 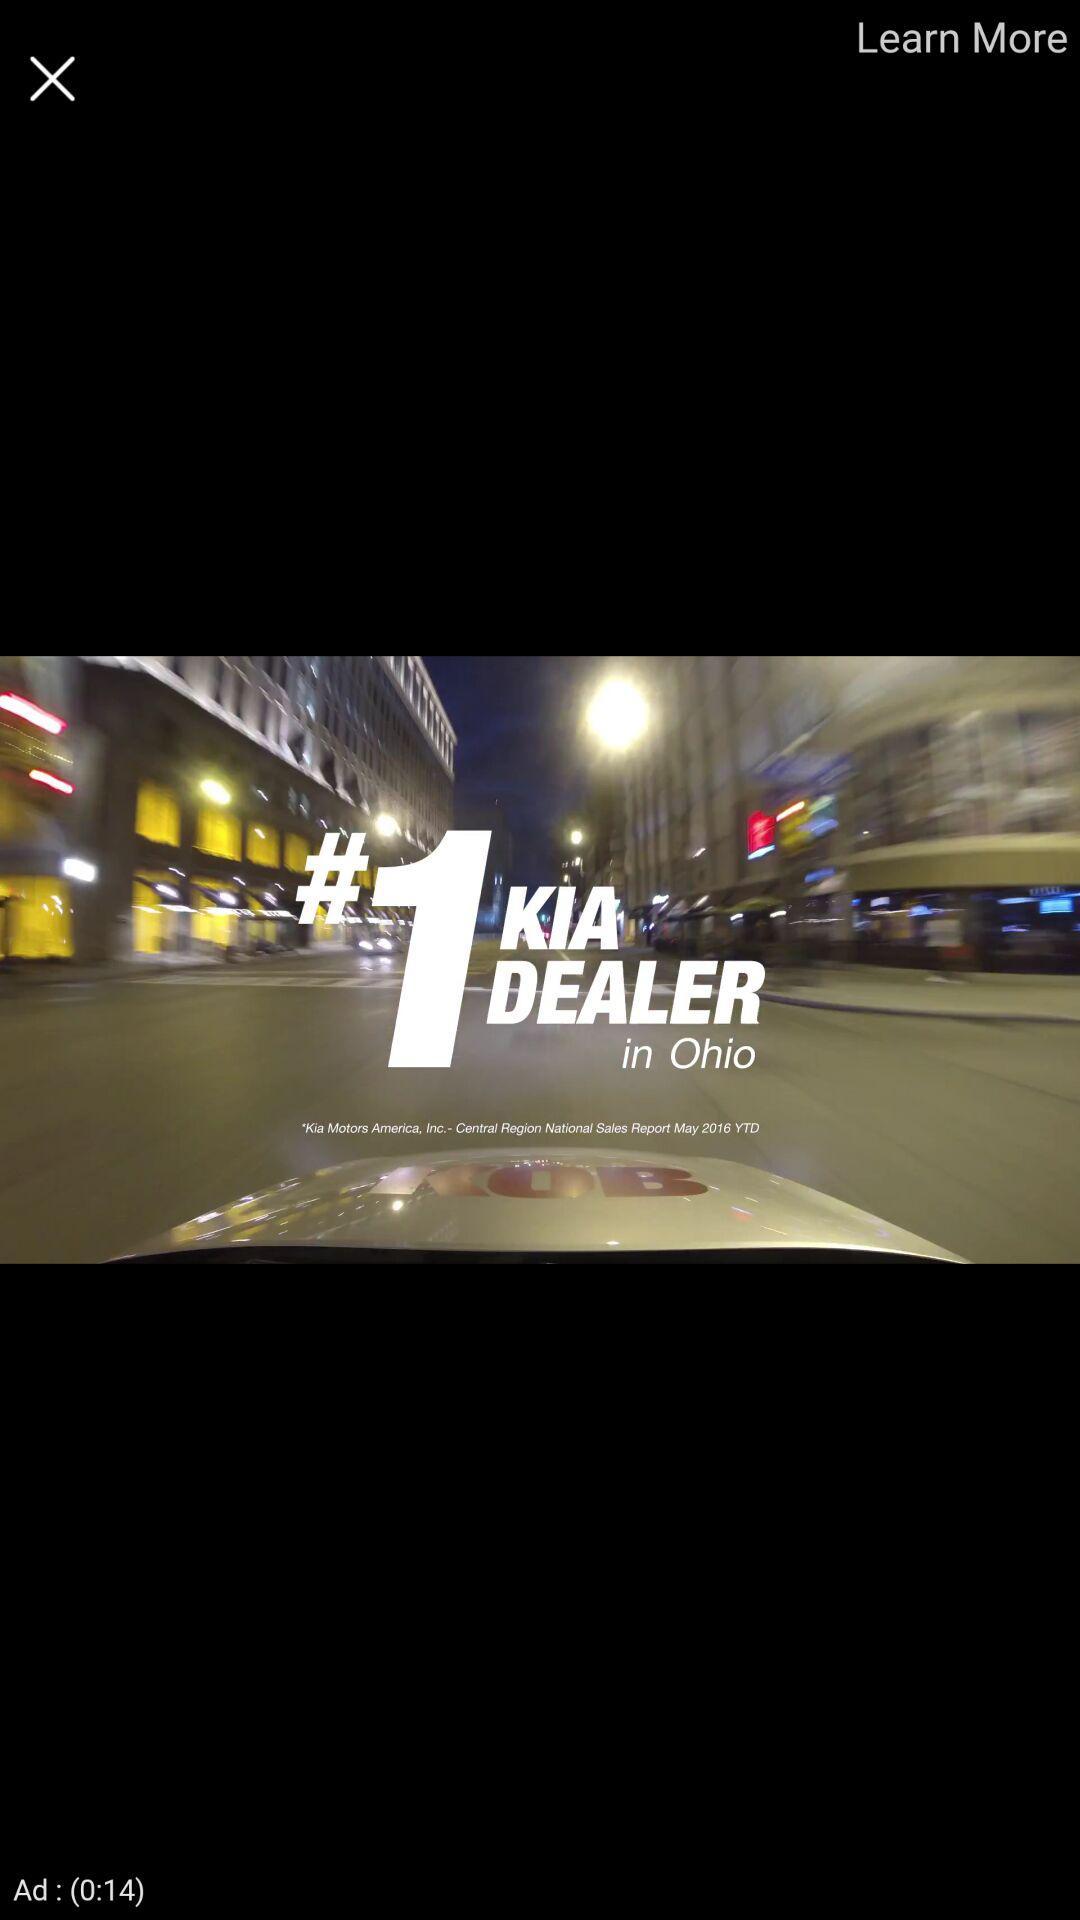 What do you see at coordinates (51, 78) in the screenshot?
I see `cancel the current page` at bounding box center [51, 78].